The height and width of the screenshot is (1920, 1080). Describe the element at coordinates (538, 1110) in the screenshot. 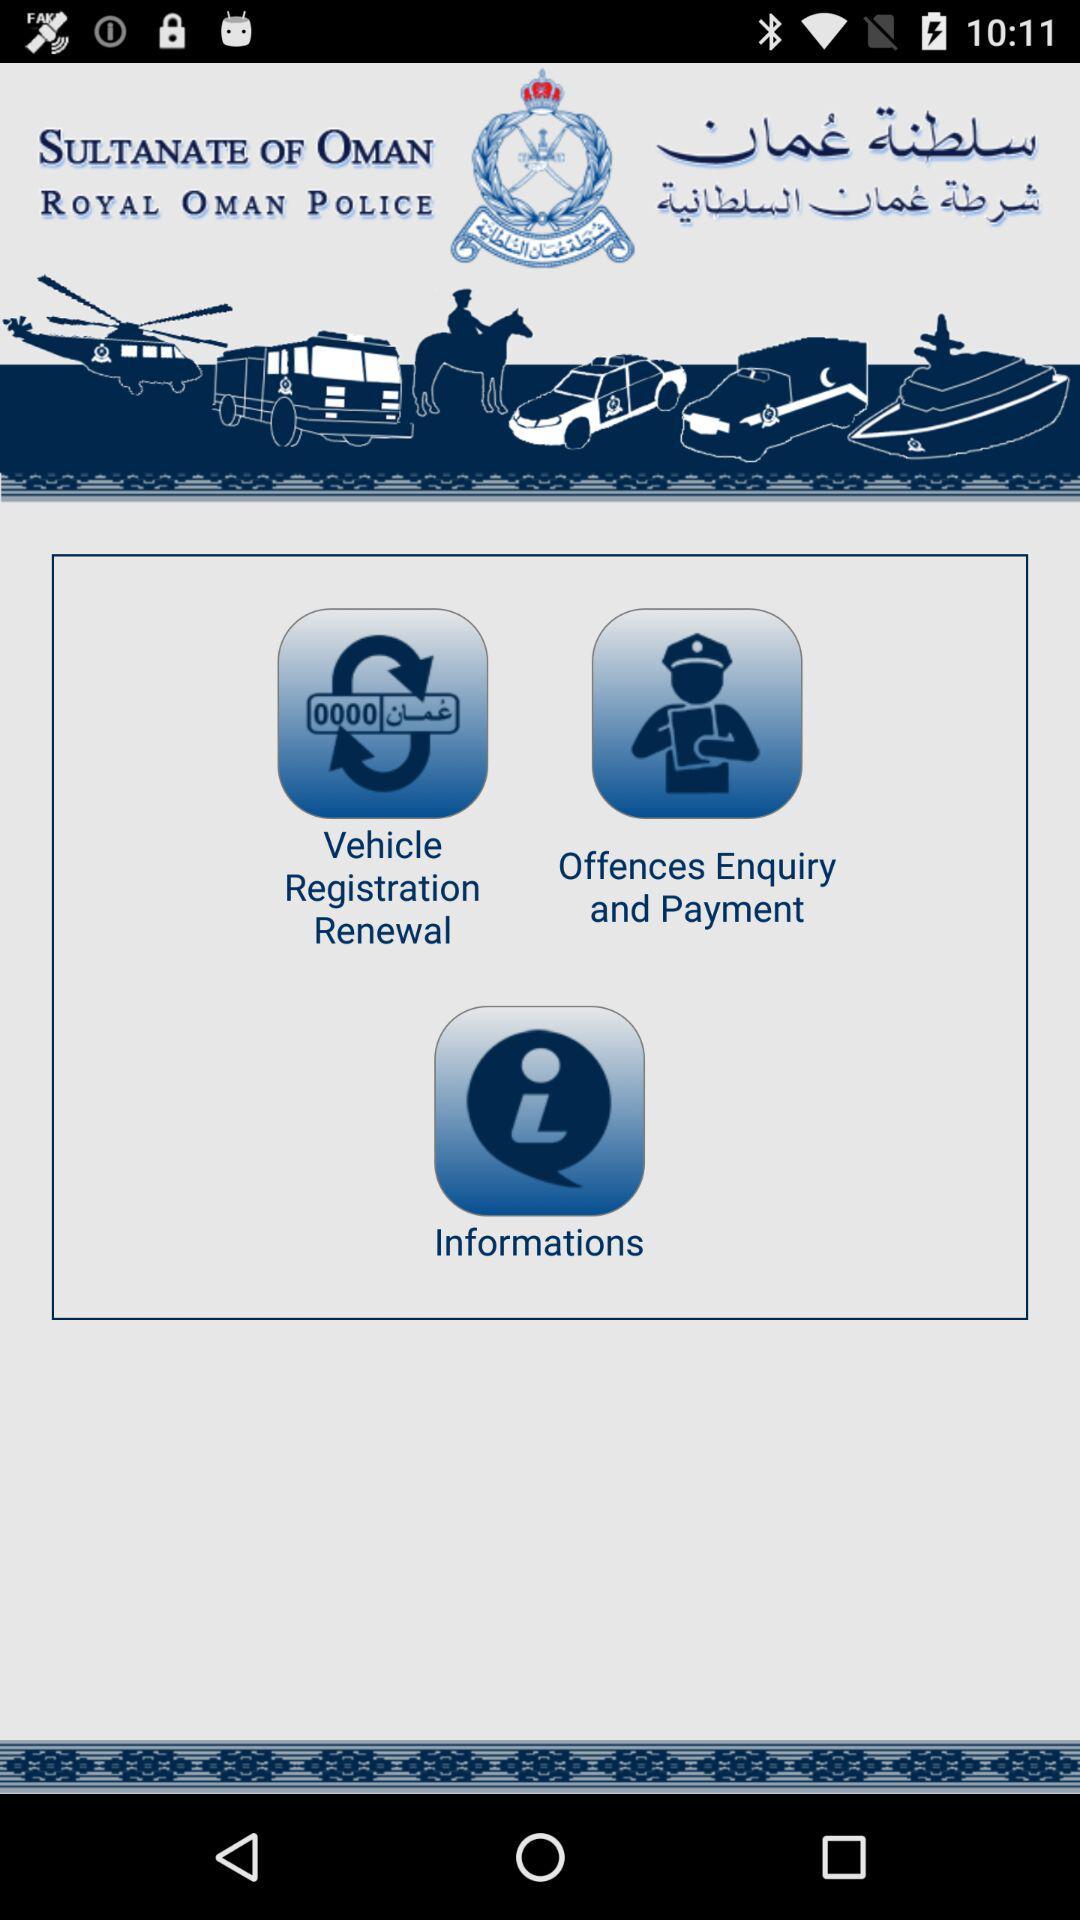

I see `the icon above informations` at that location.